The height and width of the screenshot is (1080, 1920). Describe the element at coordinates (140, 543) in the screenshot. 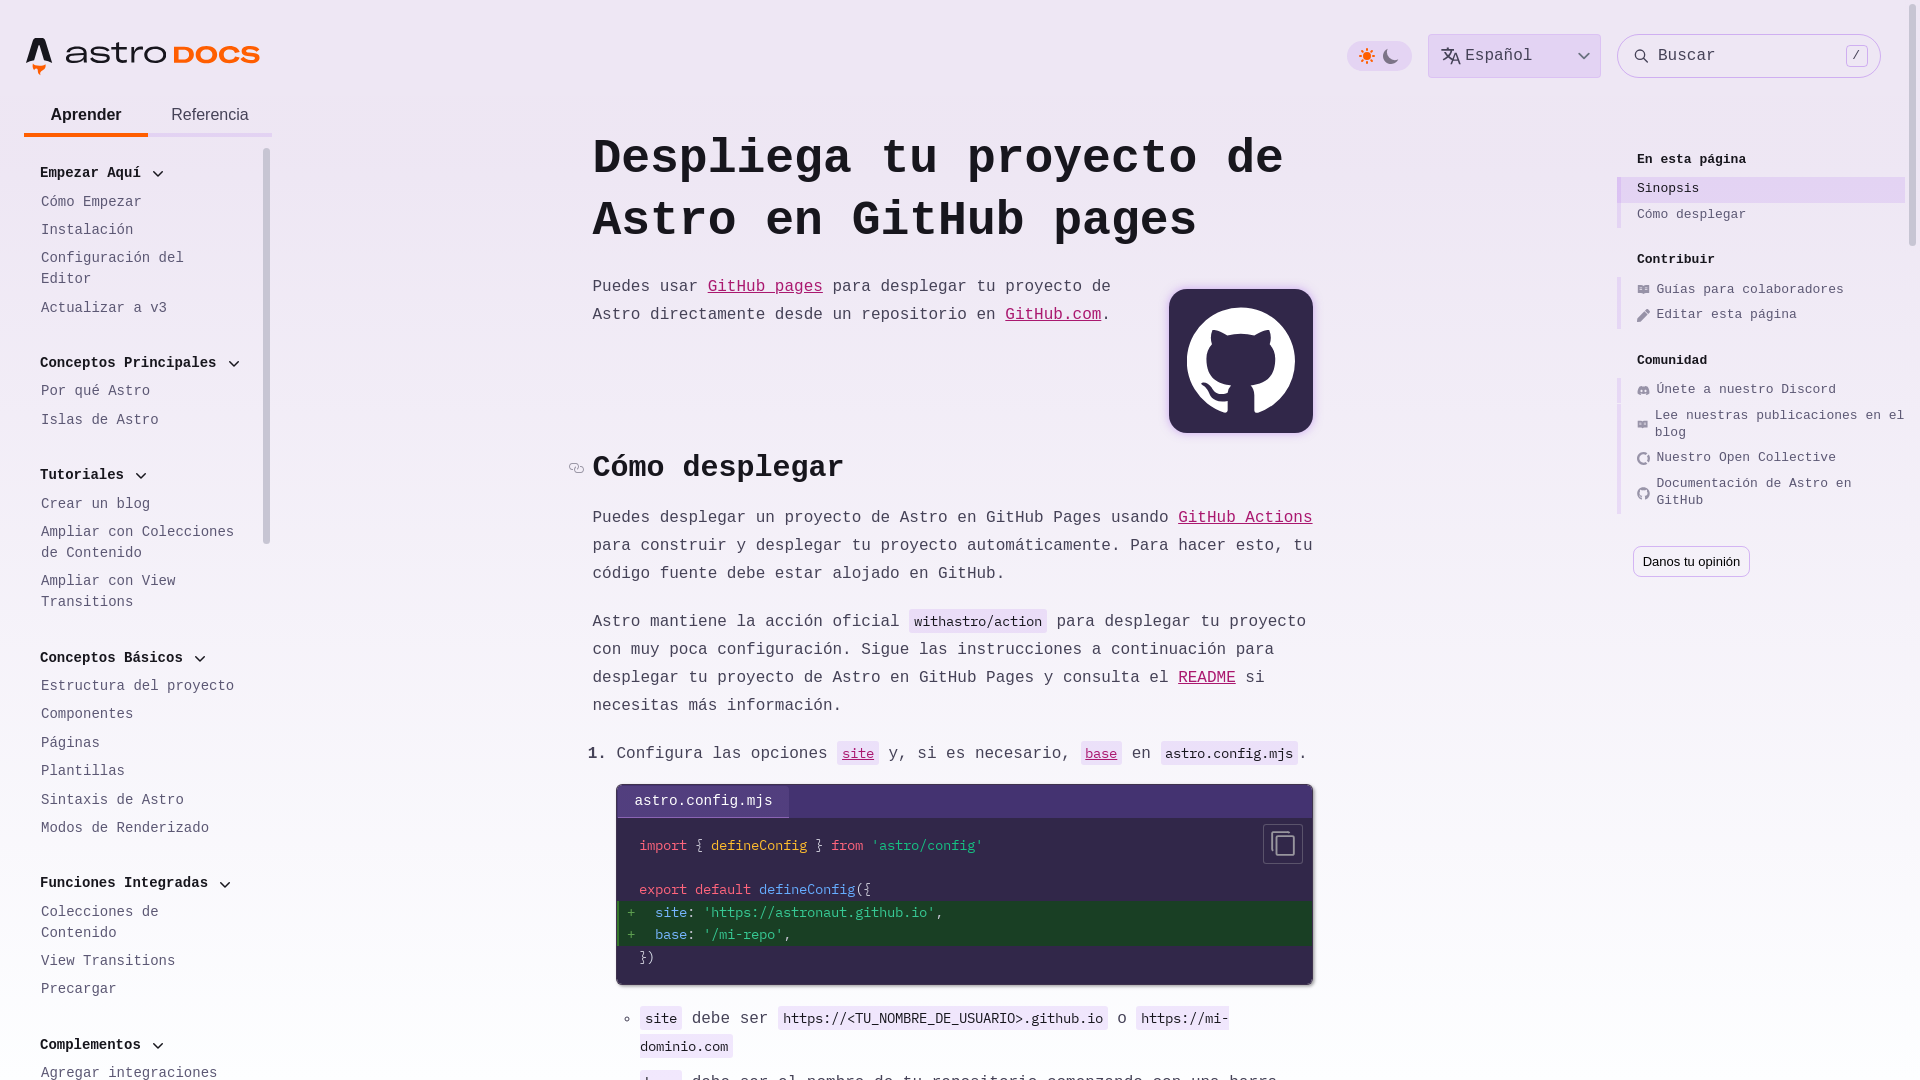

I see `'Ampliar con Colecciones de Contenido'` at that location.